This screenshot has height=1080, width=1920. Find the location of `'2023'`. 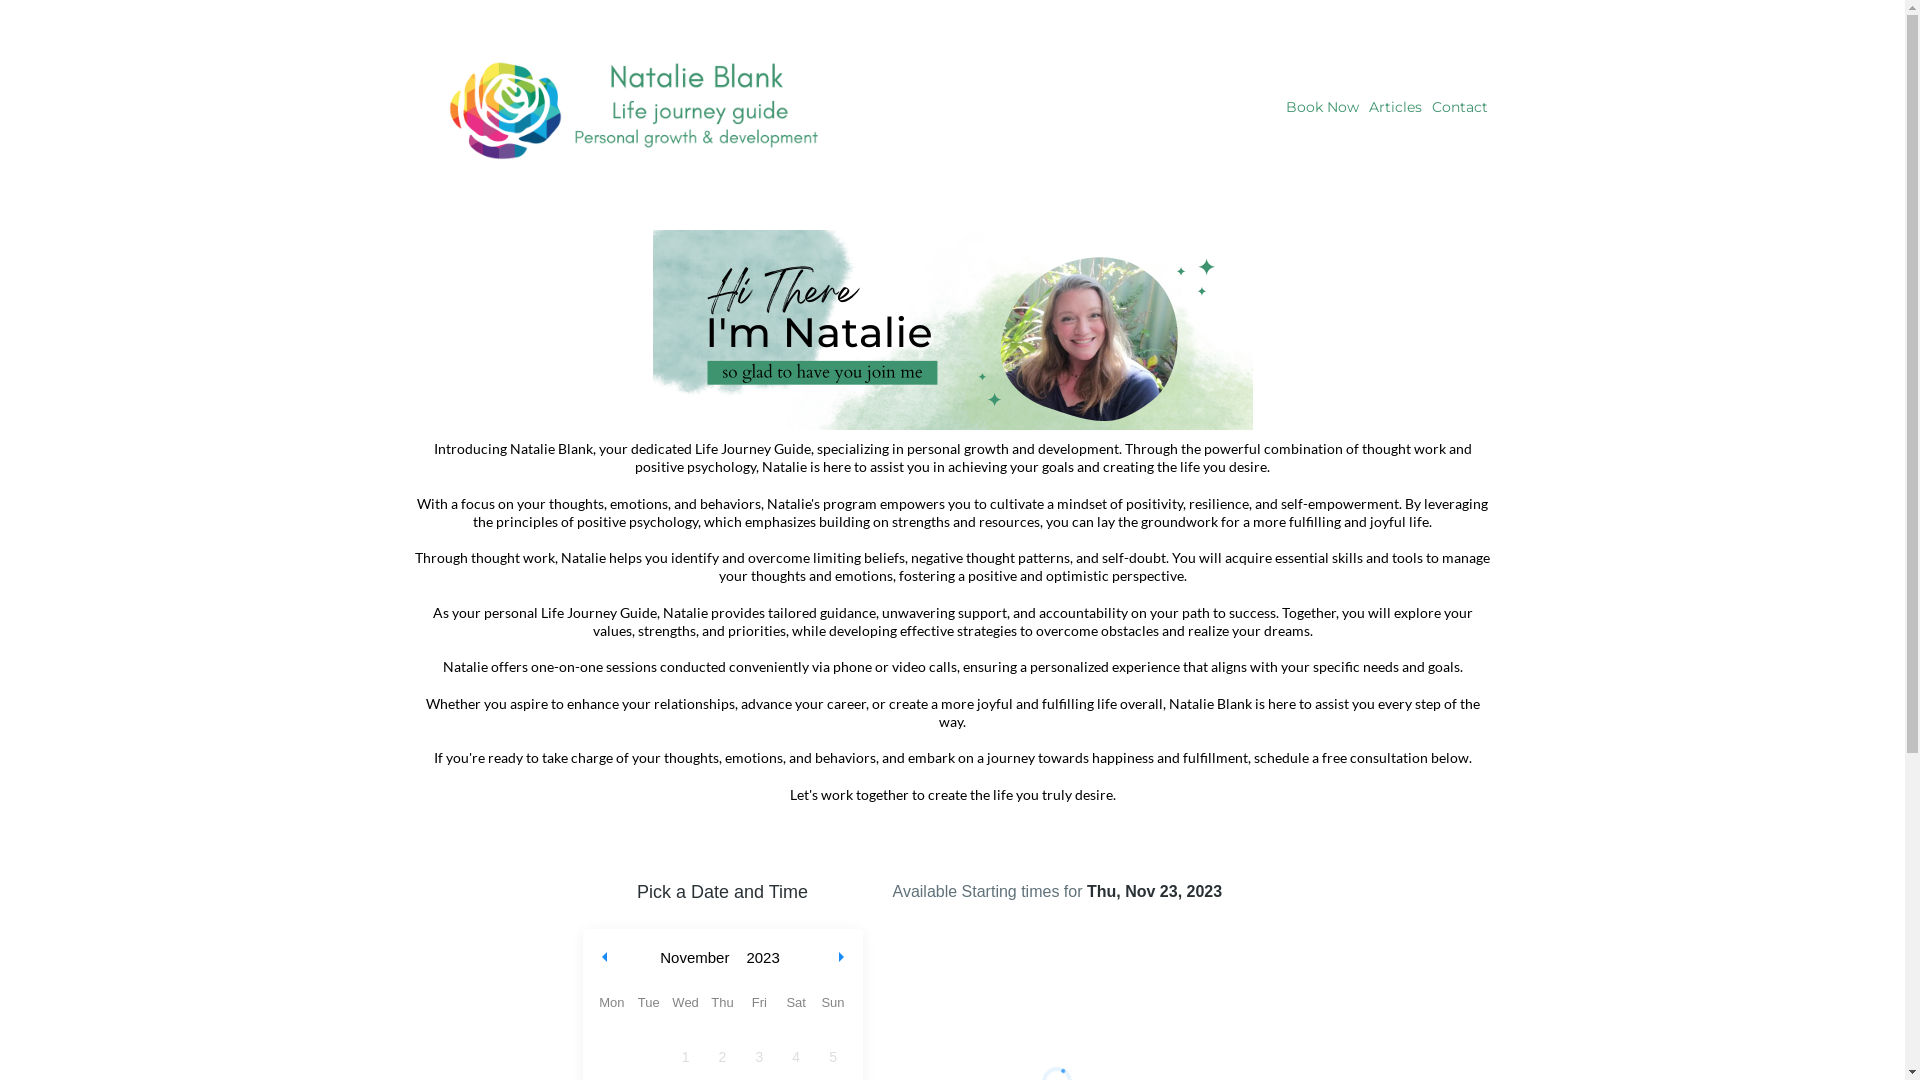

'2023' is located at coordinates (761, 956).